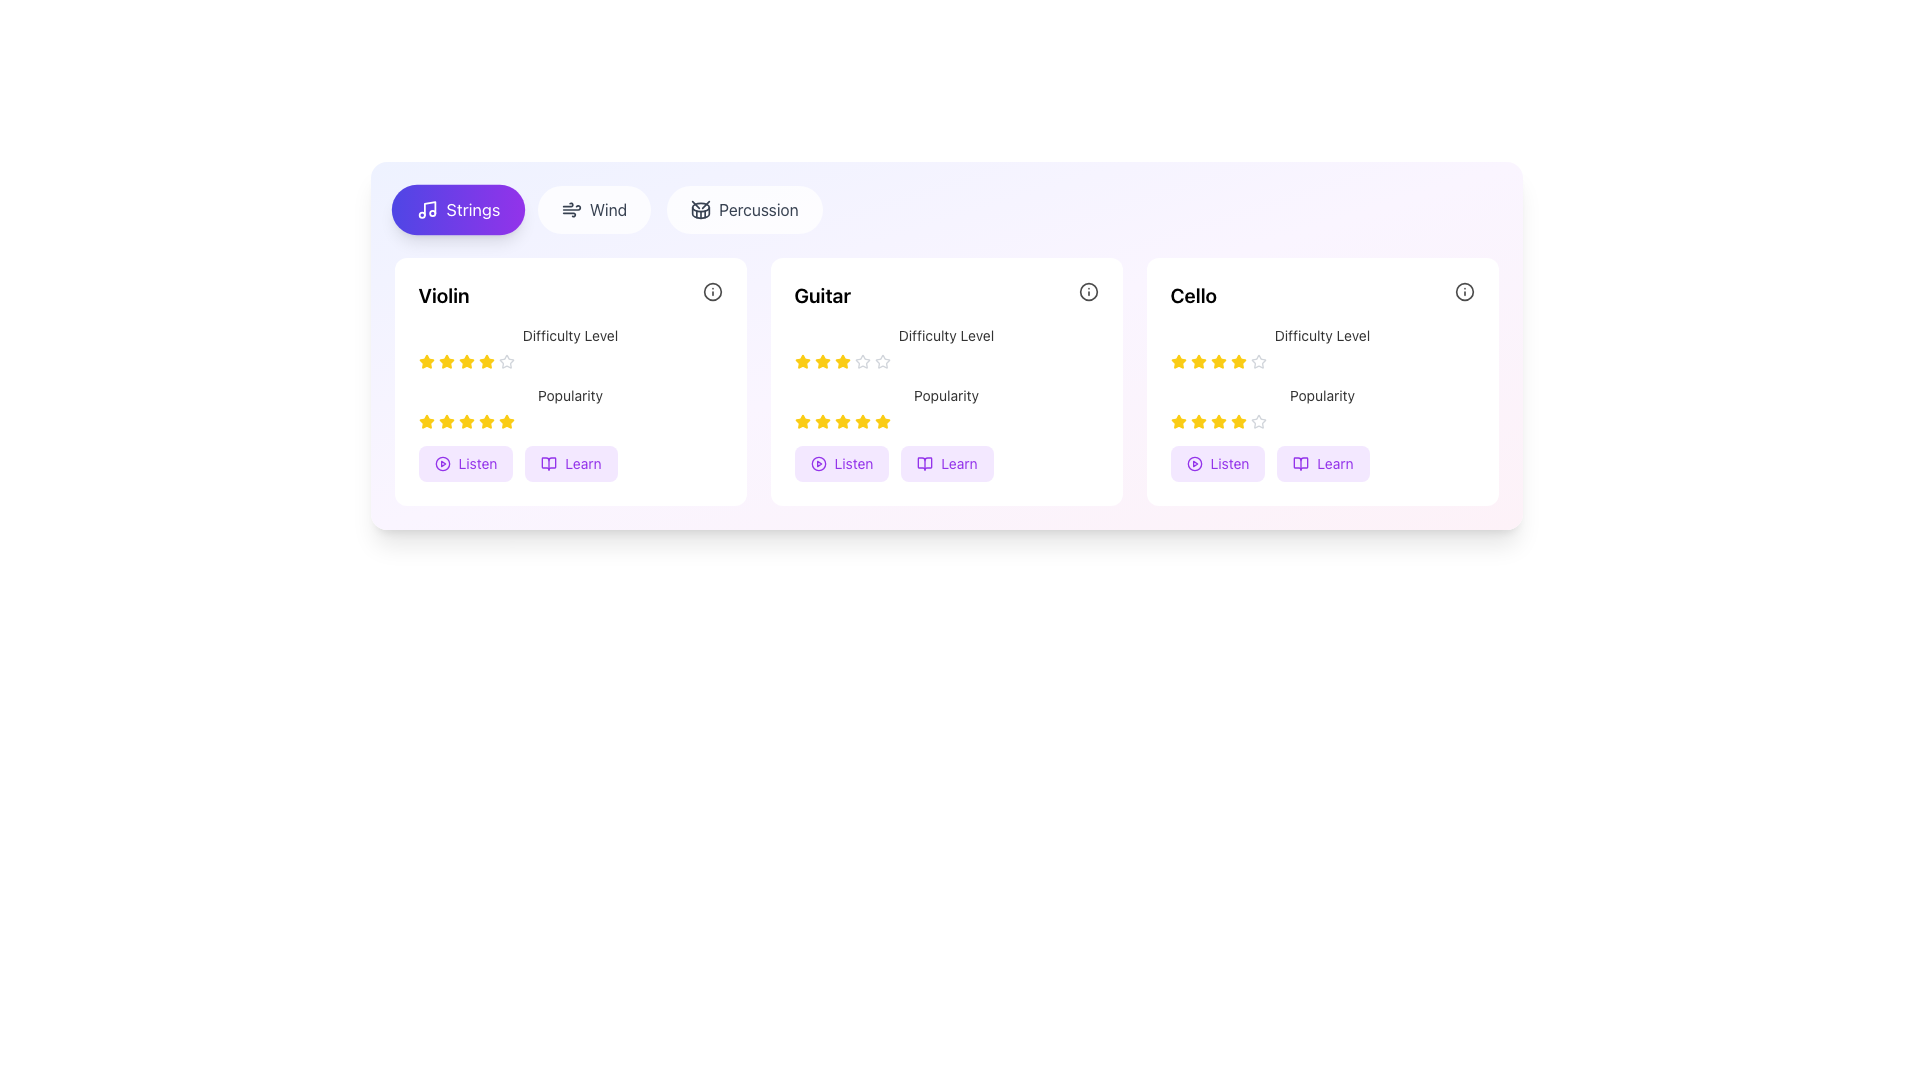  What do you see at coordinates (476, 463) in the screenshot?
I see `text label located at the center-right portion of the button for the 'Violin' card, which is positioned to the left of the 'Learn' text element` at bounding box center [476, 463].